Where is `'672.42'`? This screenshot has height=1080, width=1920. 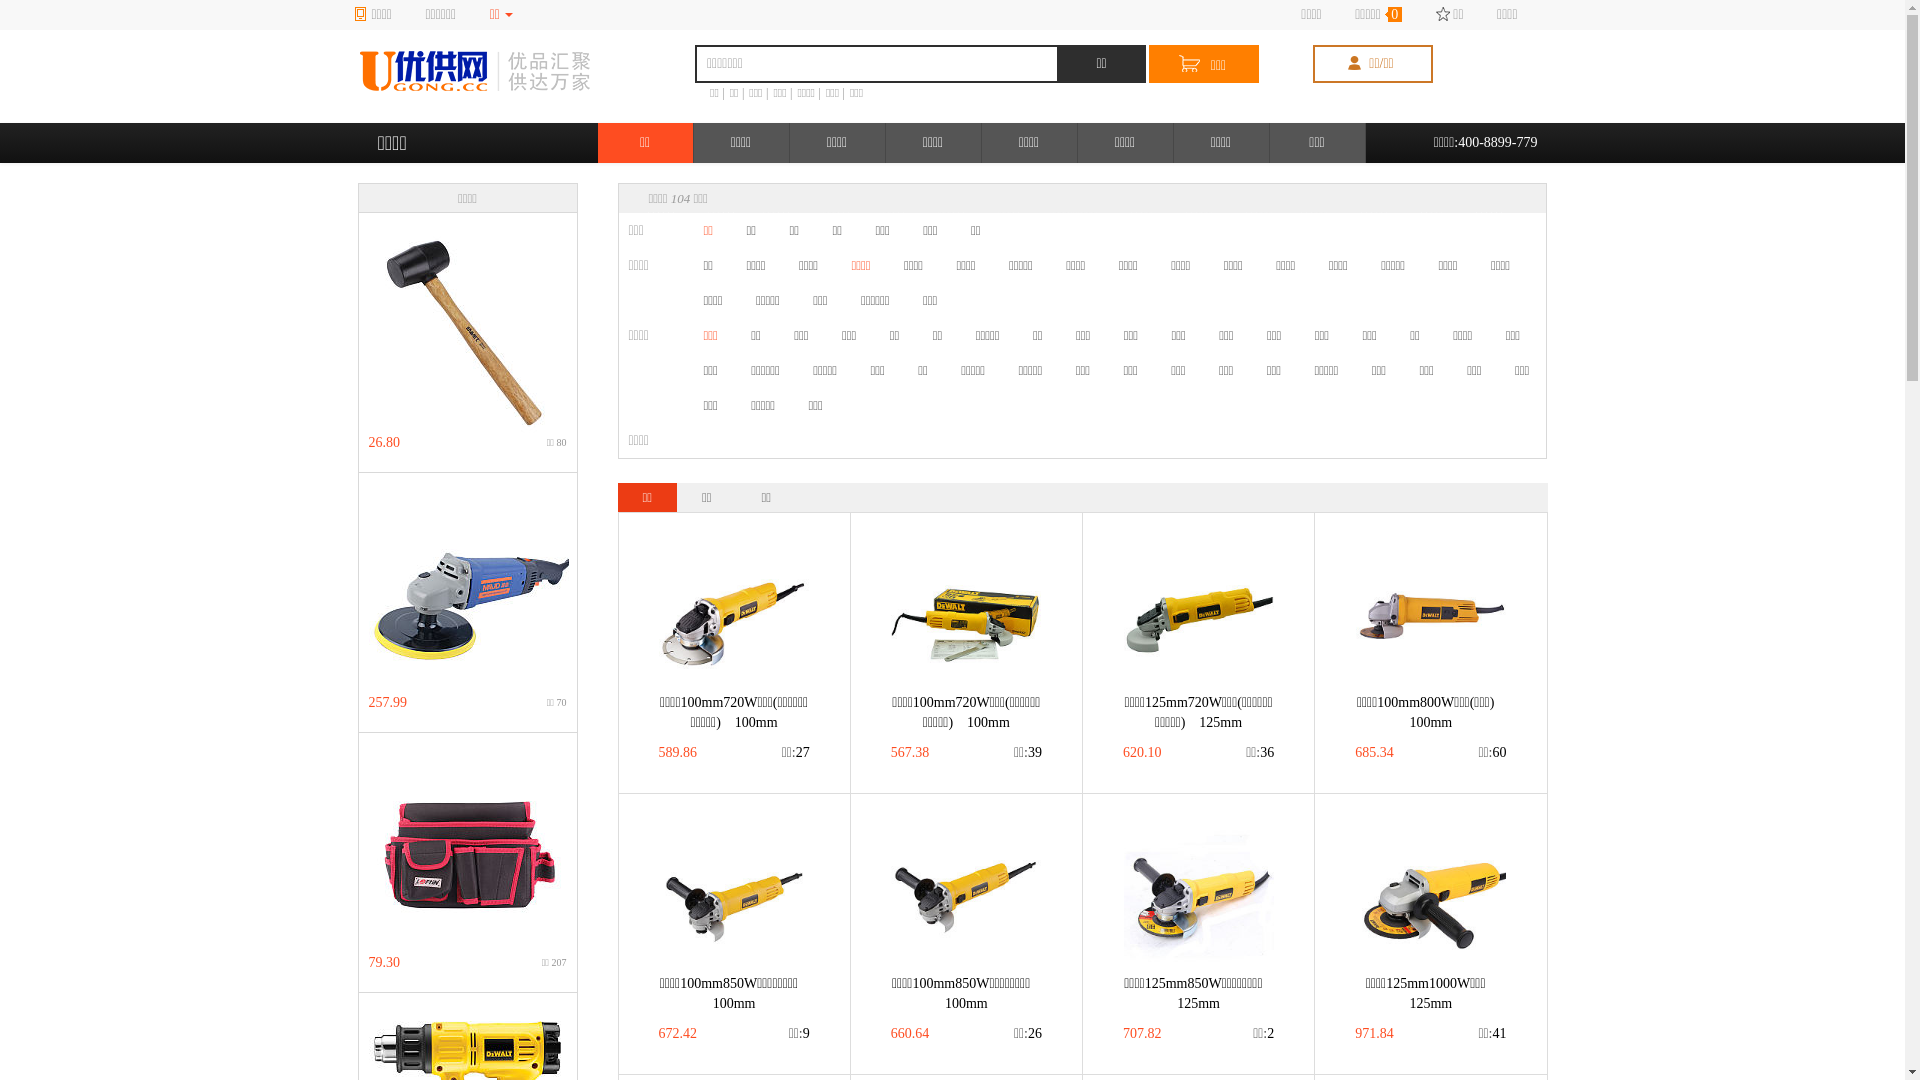
'672.42' is located at coordinates (657, 1033).